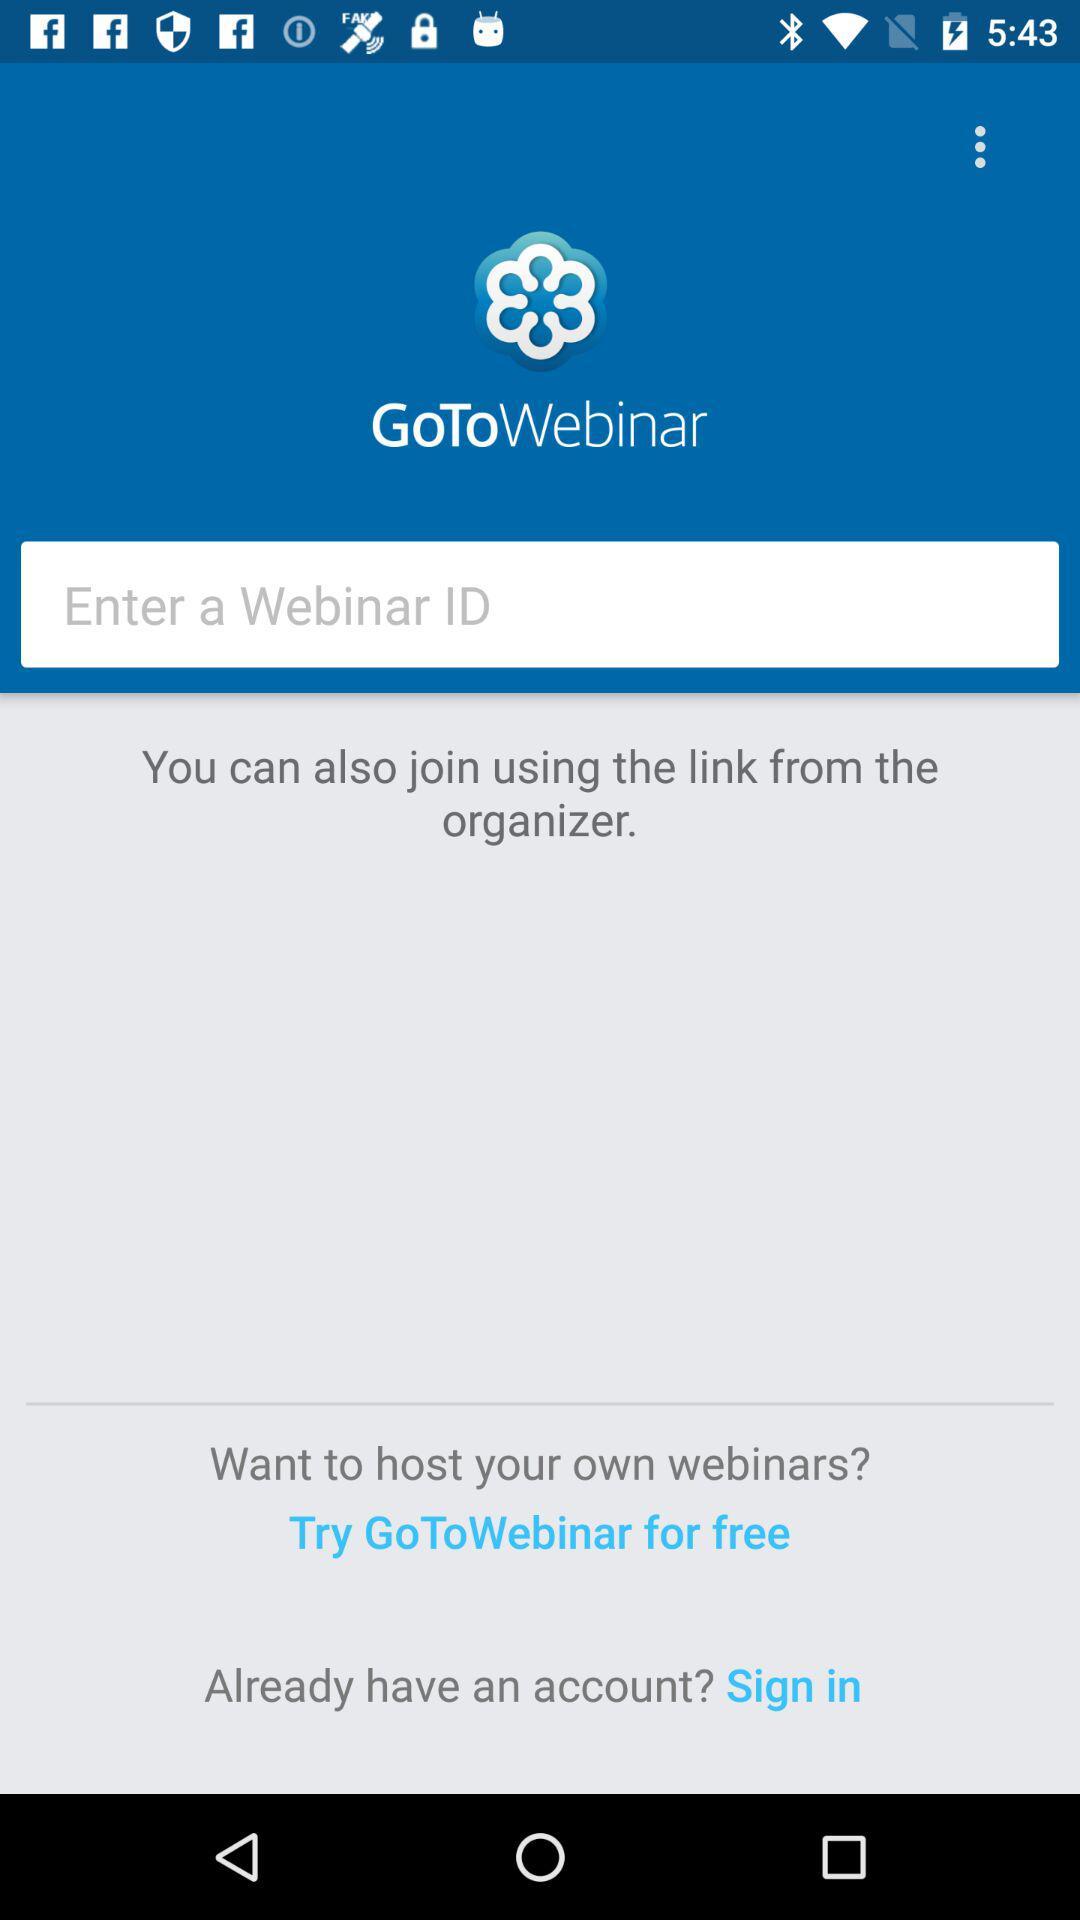 The width and height of the screenshot is (1080, 1920). I want to click on the more icon, so click(984, 146).